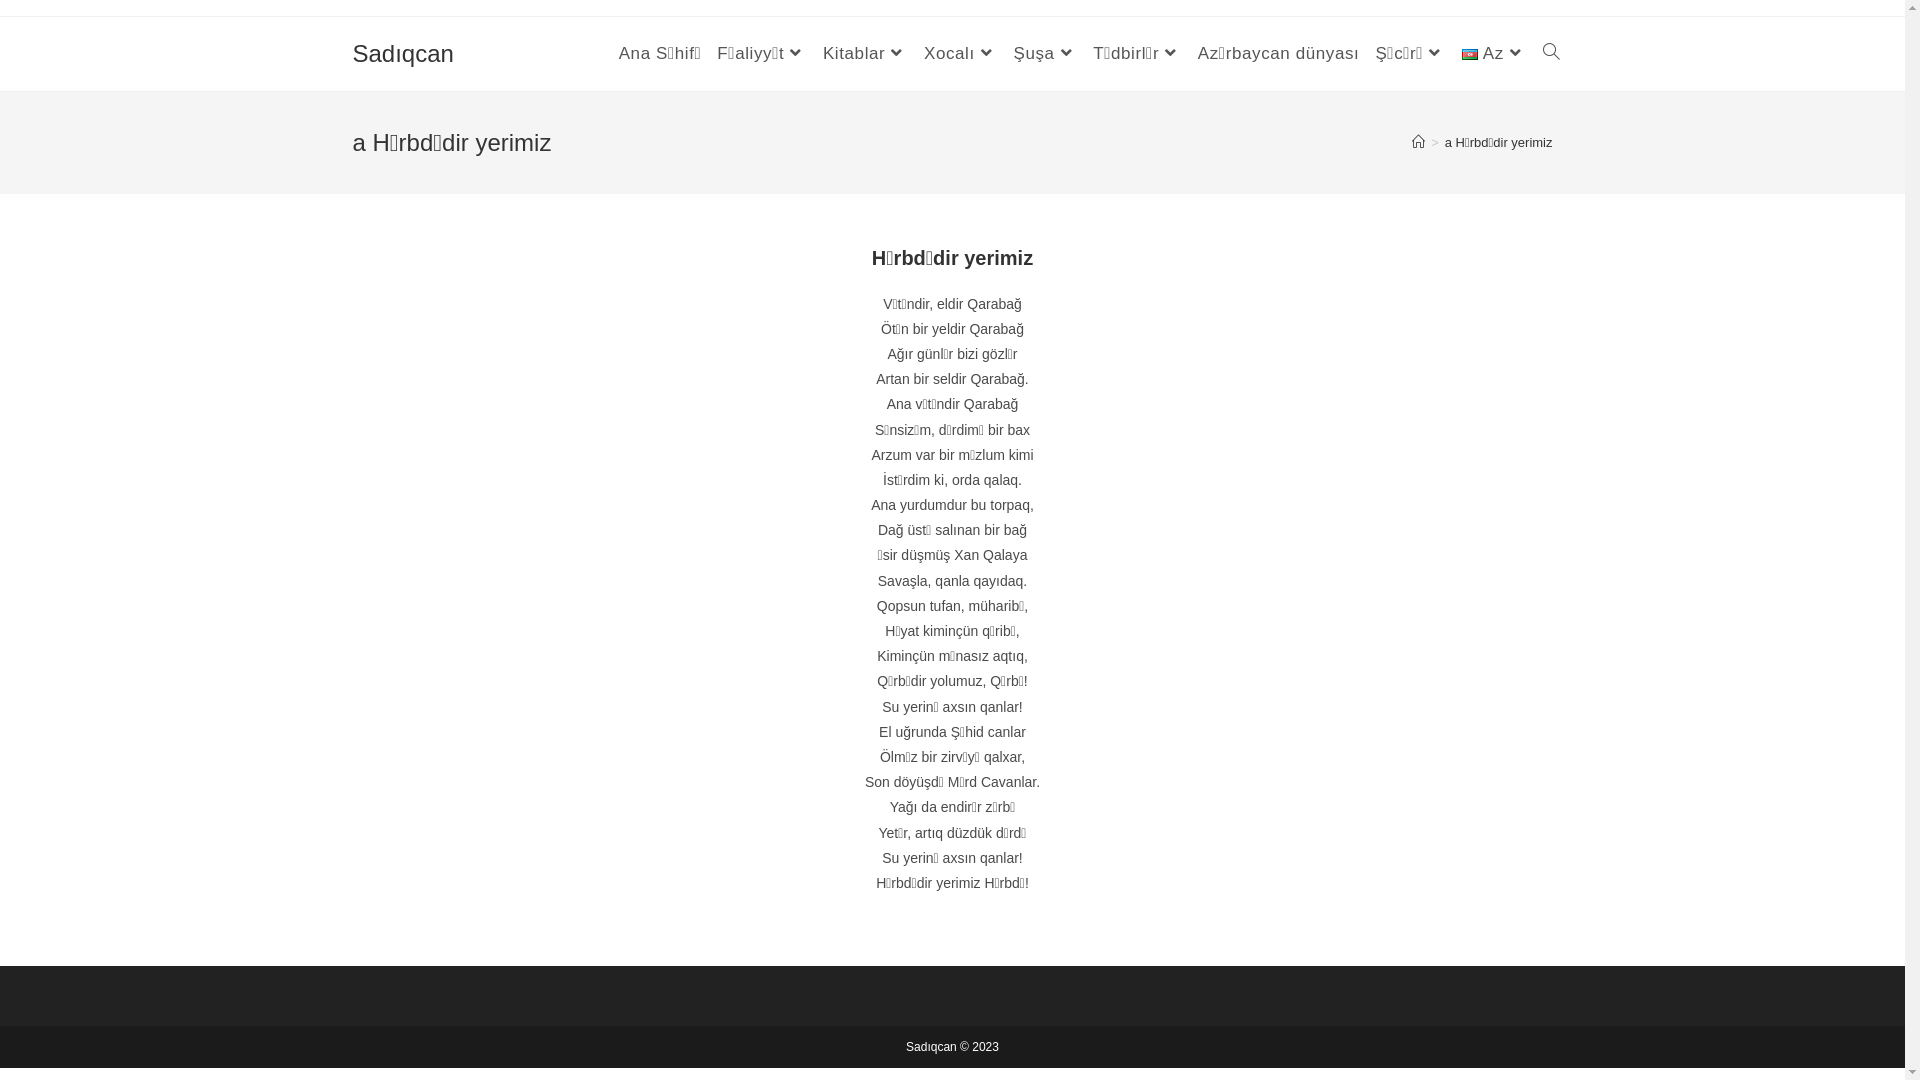 The height and width of the screenshot is (1080, 1920). I want to click on 'Kitablar', so click(815, 53).